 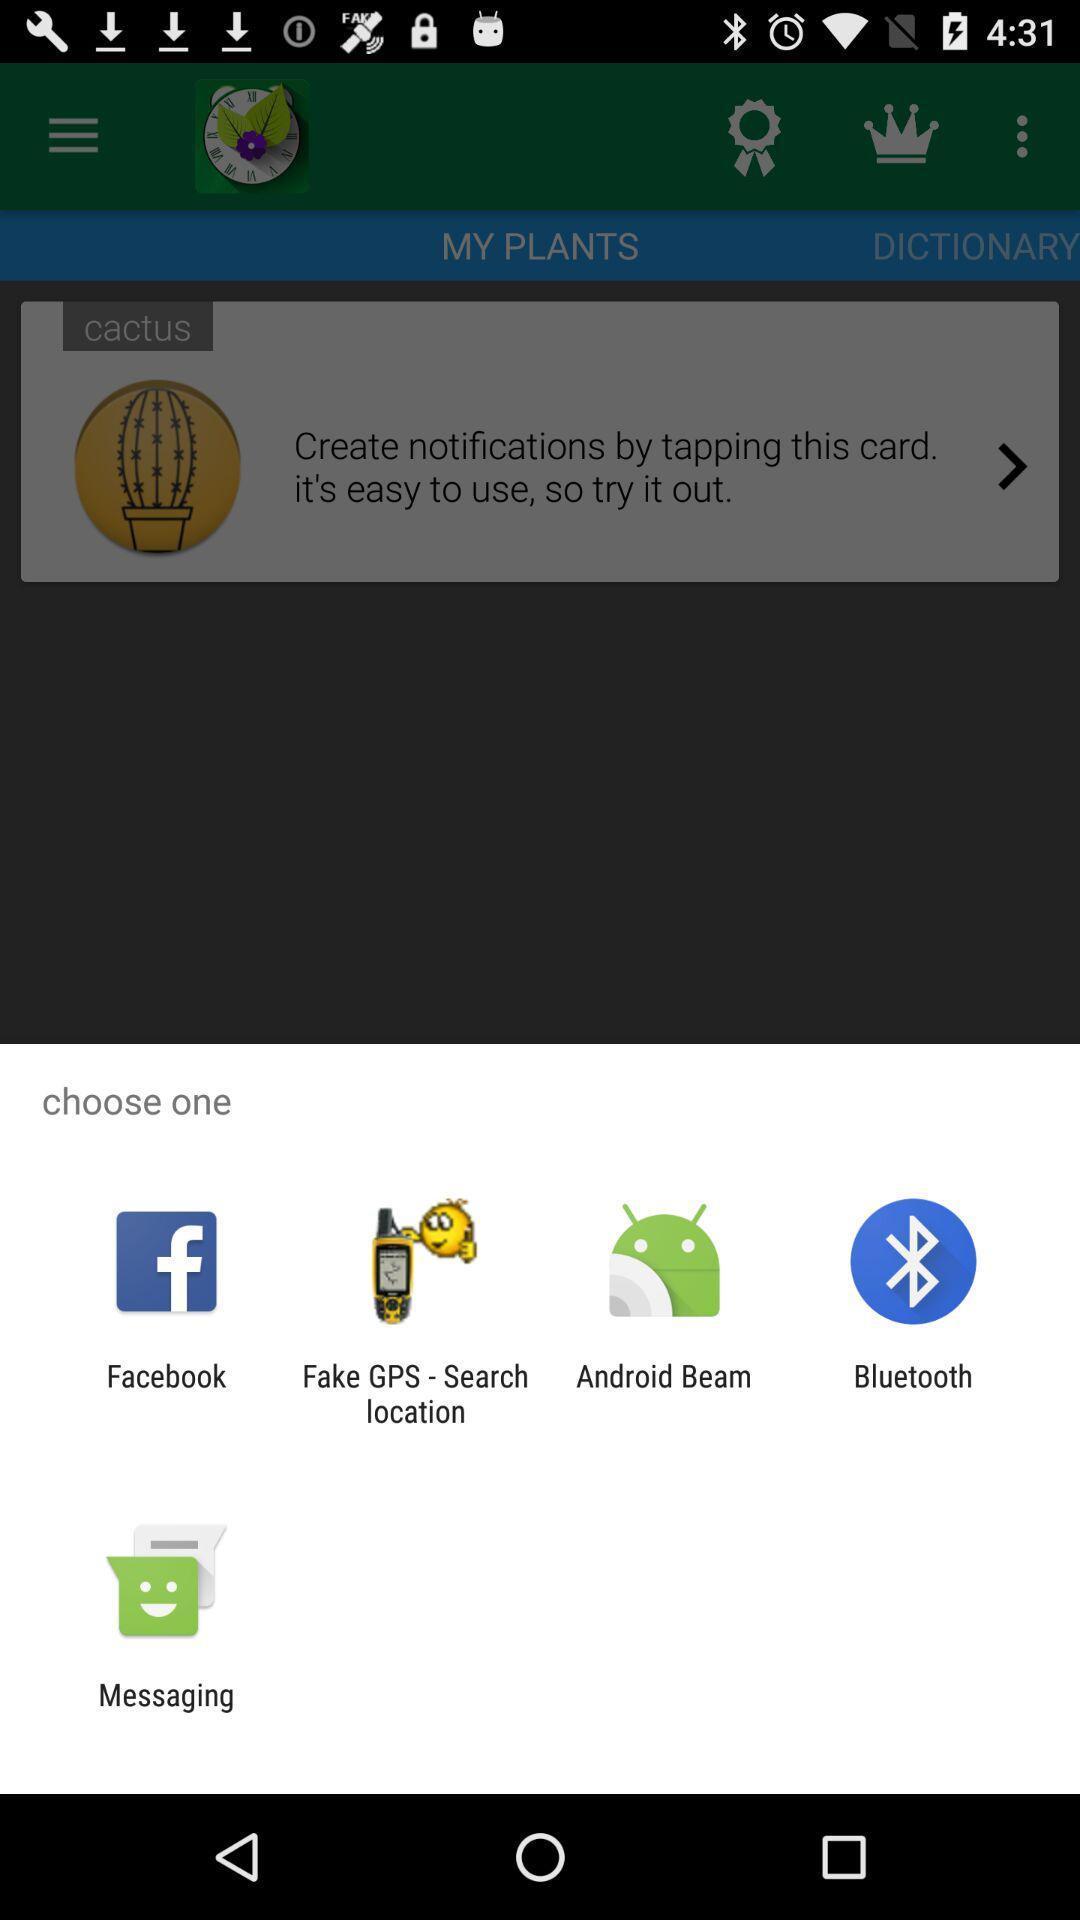 I want to click on item to the right of android beam icon, so click(x=913, y=1392).